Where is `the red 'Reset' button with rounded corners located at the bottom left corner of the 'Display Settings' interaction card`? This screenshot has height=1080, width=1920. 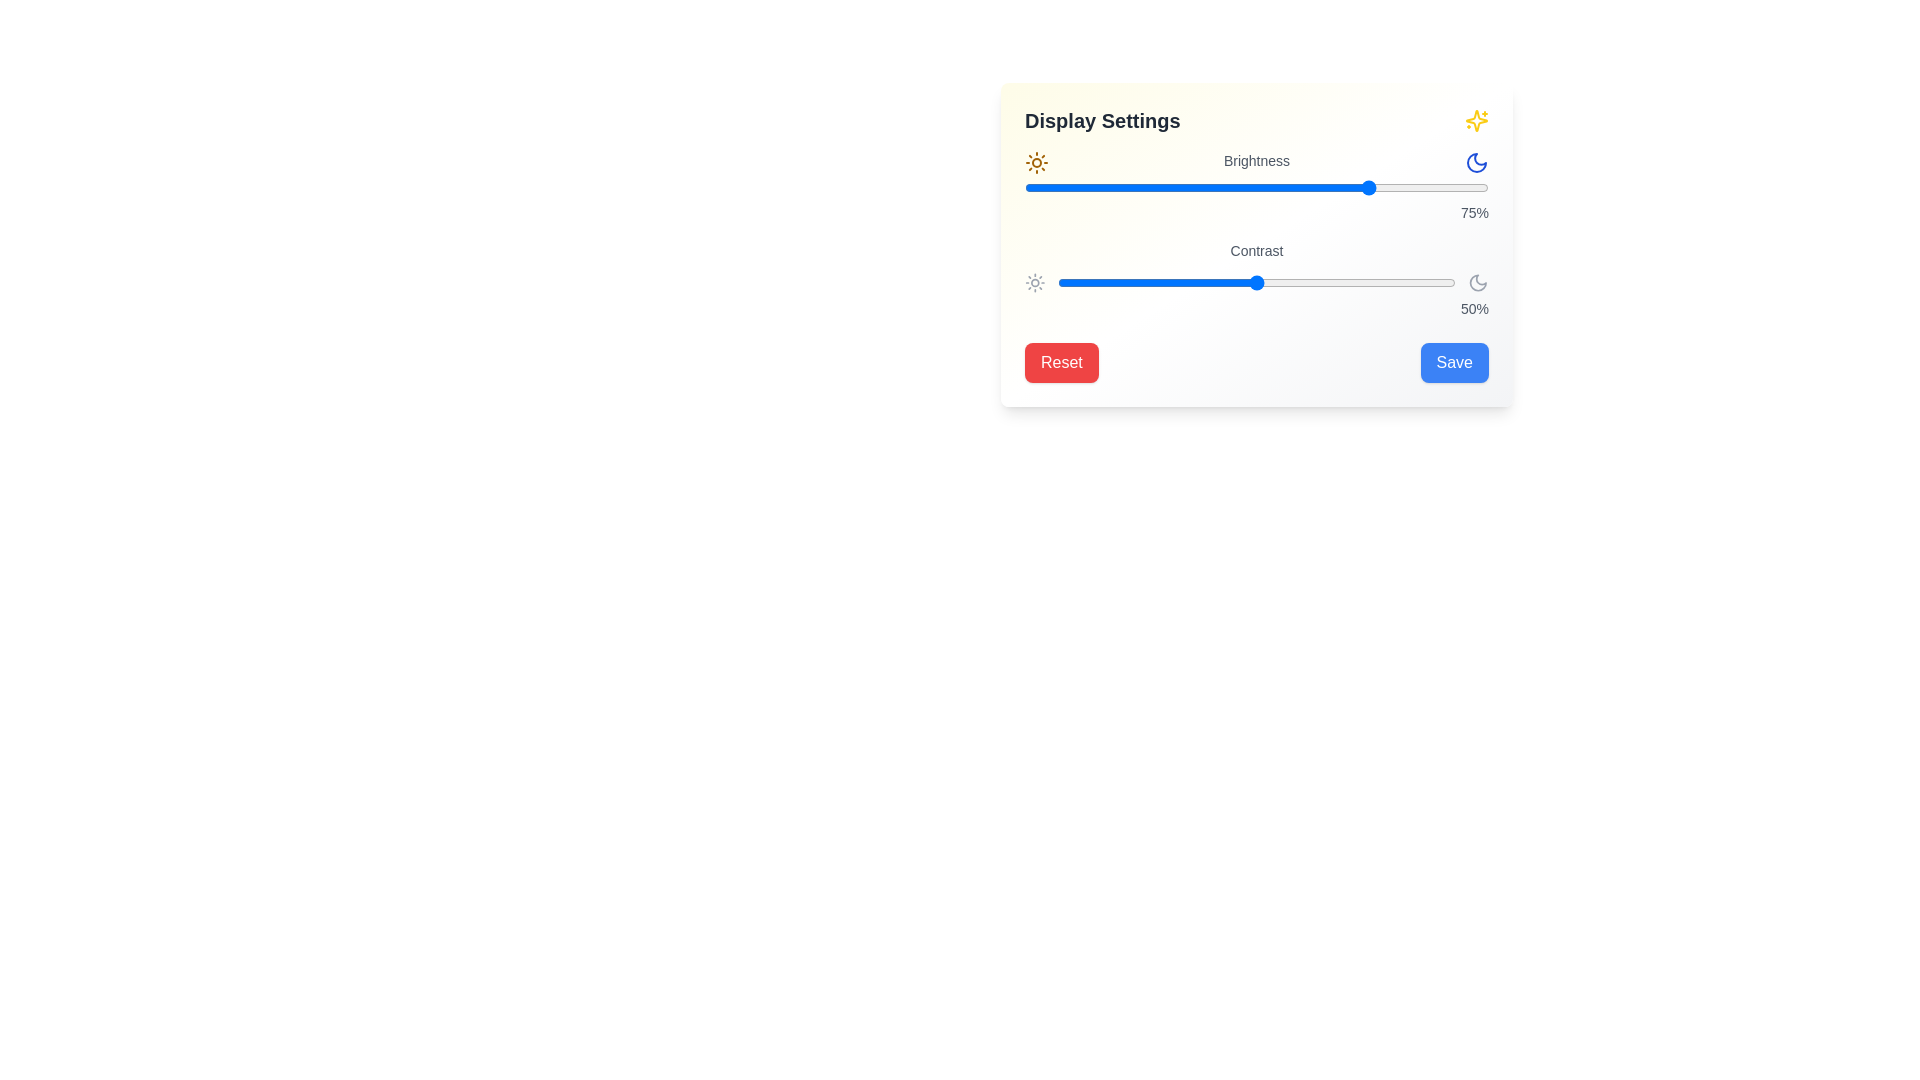
the red 'Reset' button with rounded corners located at the bottom left corner of the 'Display Settings' interaction card is located at coordinates (1060, 362).